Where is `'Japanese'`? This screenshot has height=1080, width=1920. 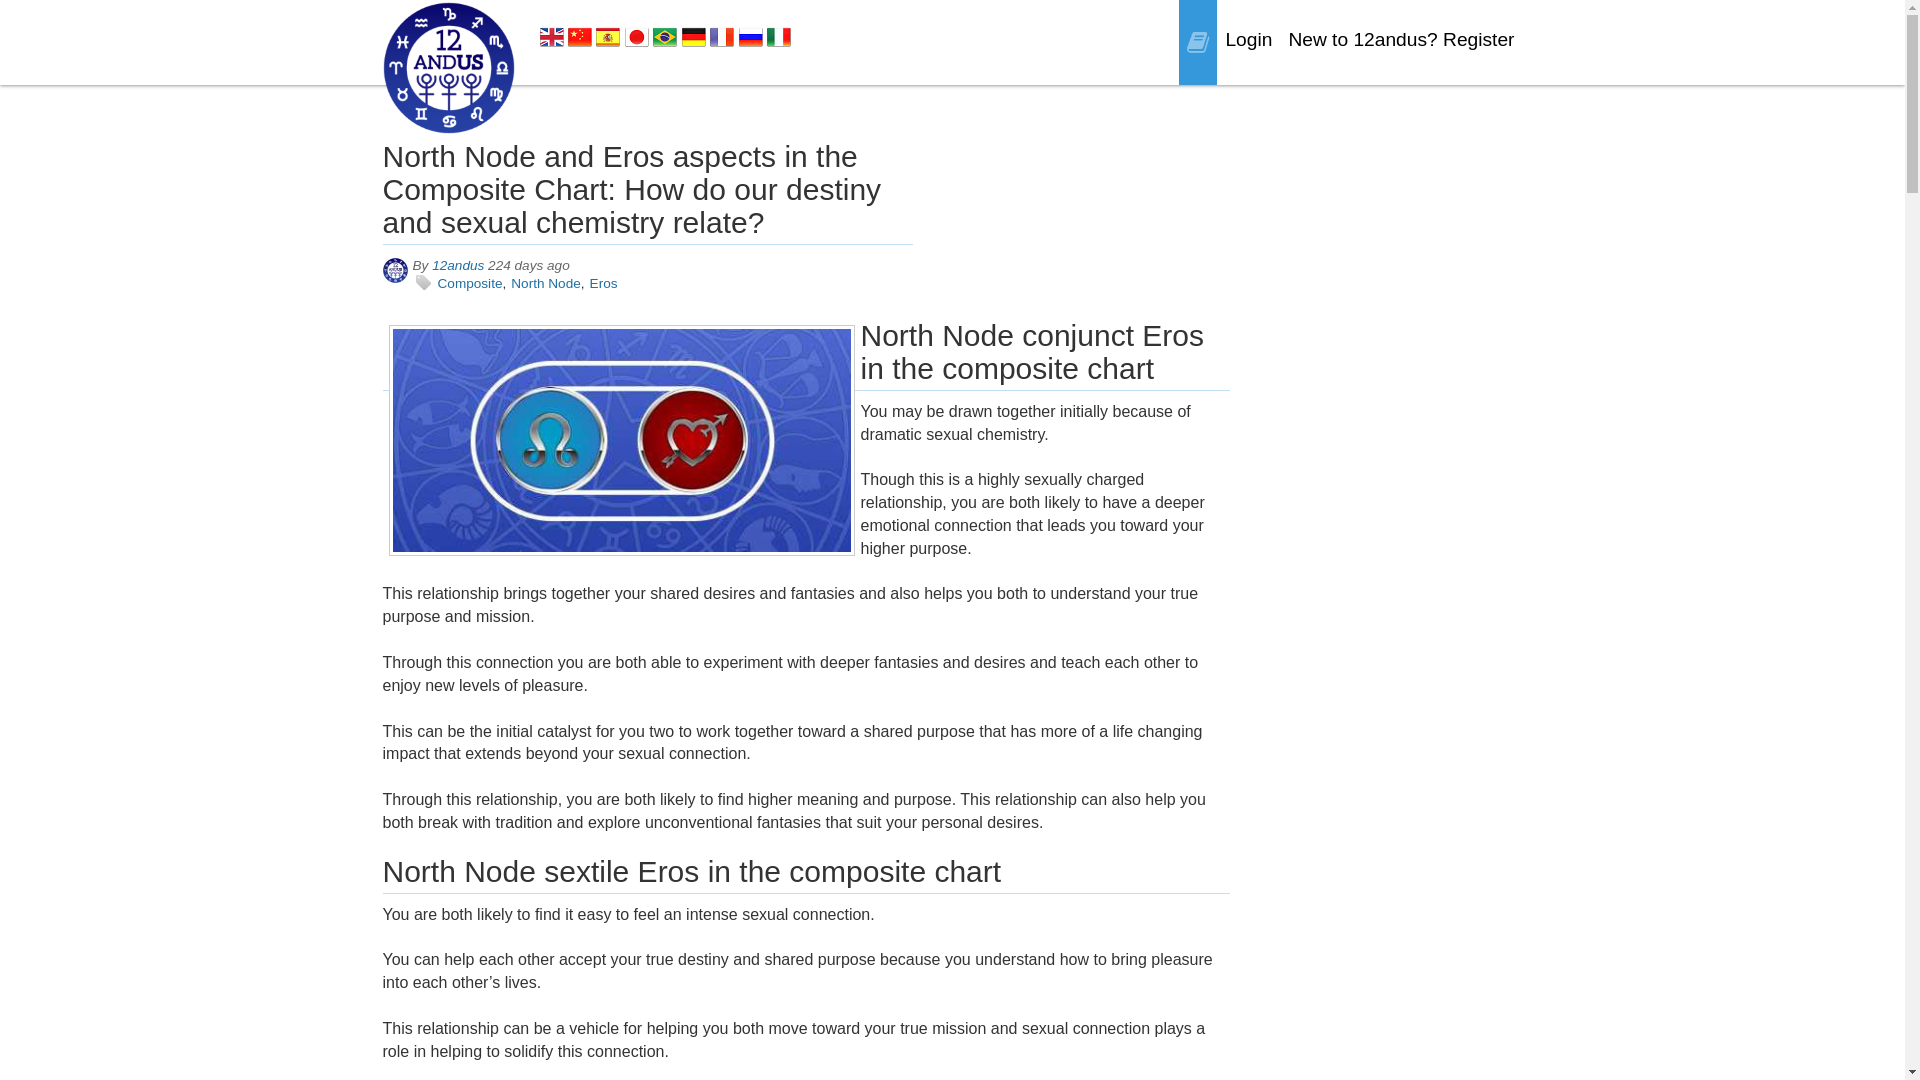 'Japanese' is located at coordinates (623, 35).